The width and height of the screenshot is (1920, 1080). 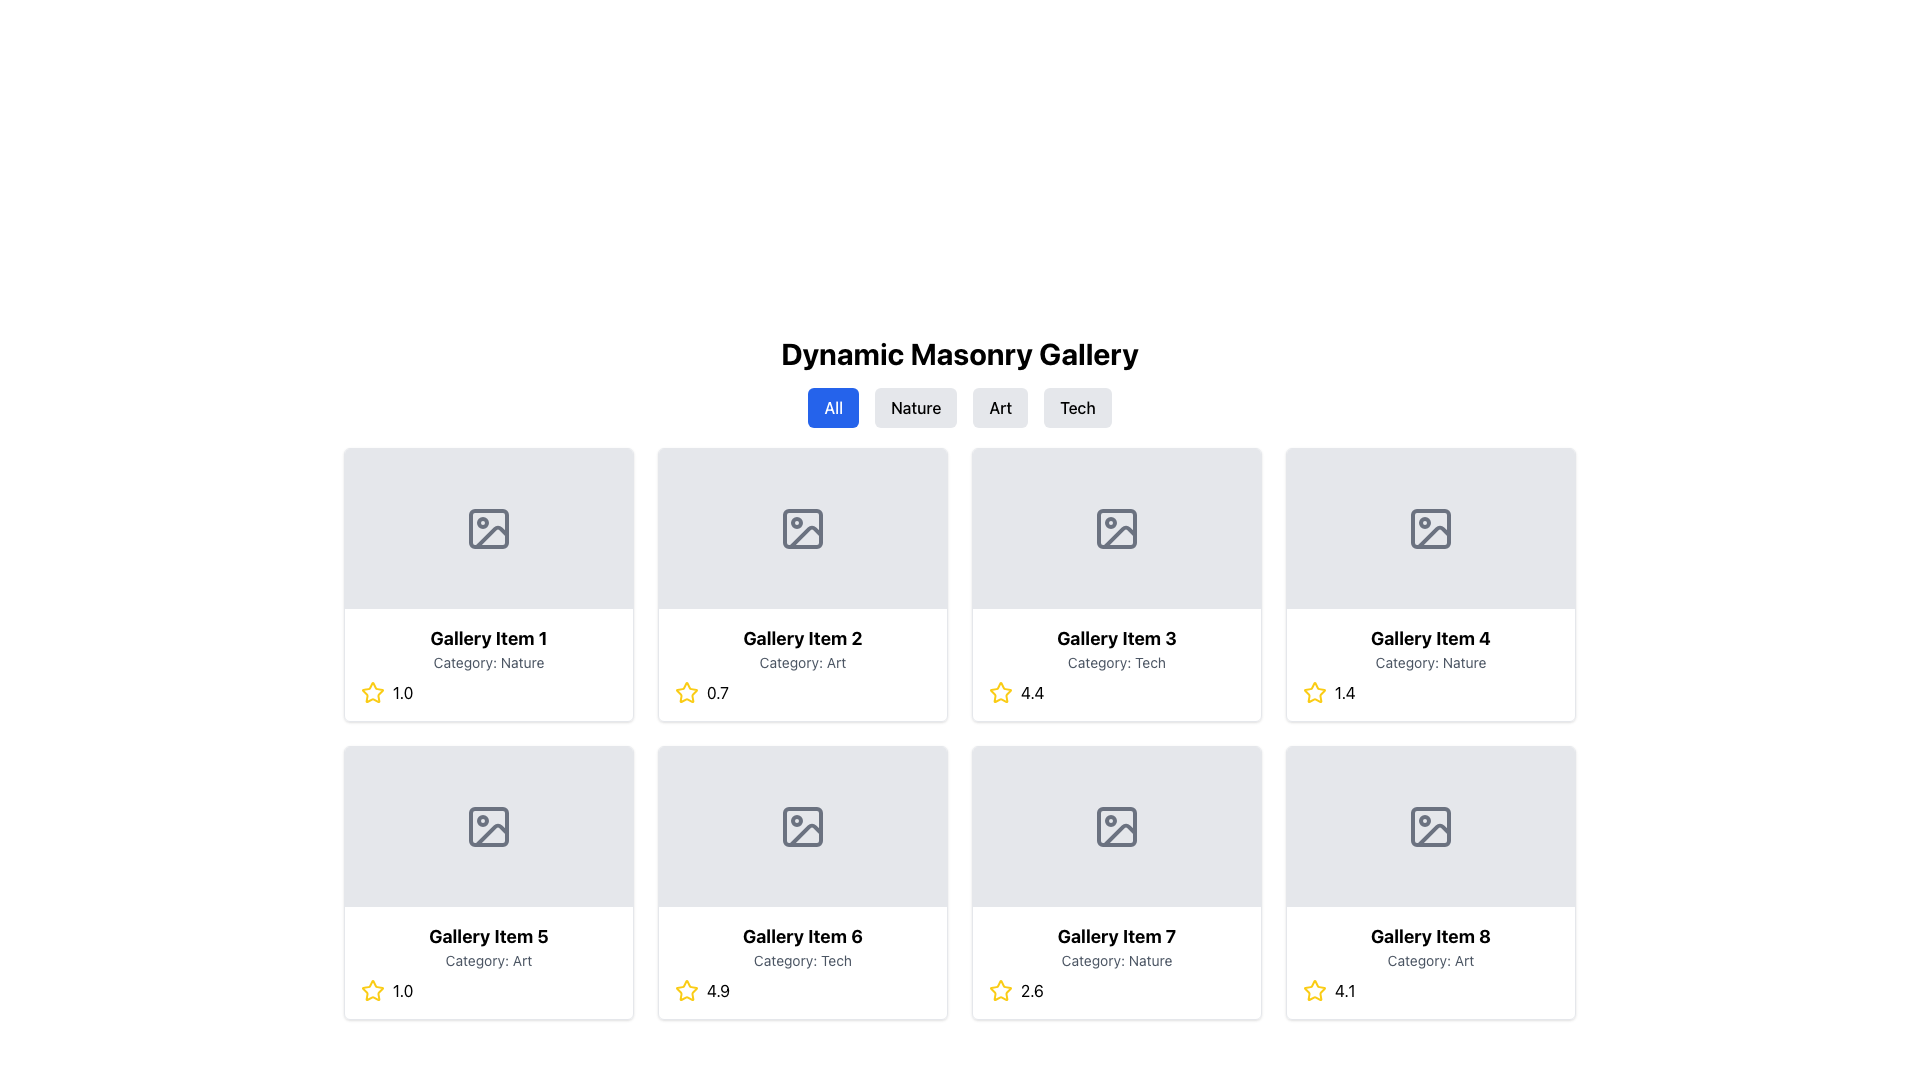 What do you see at coordinates (802, 692) in the screenshot?
I see `rating value displayed in the rating indicator for the item 'Gallery Item 2', located at the bottom-left corner of its card` at bounding box center [802, 692].